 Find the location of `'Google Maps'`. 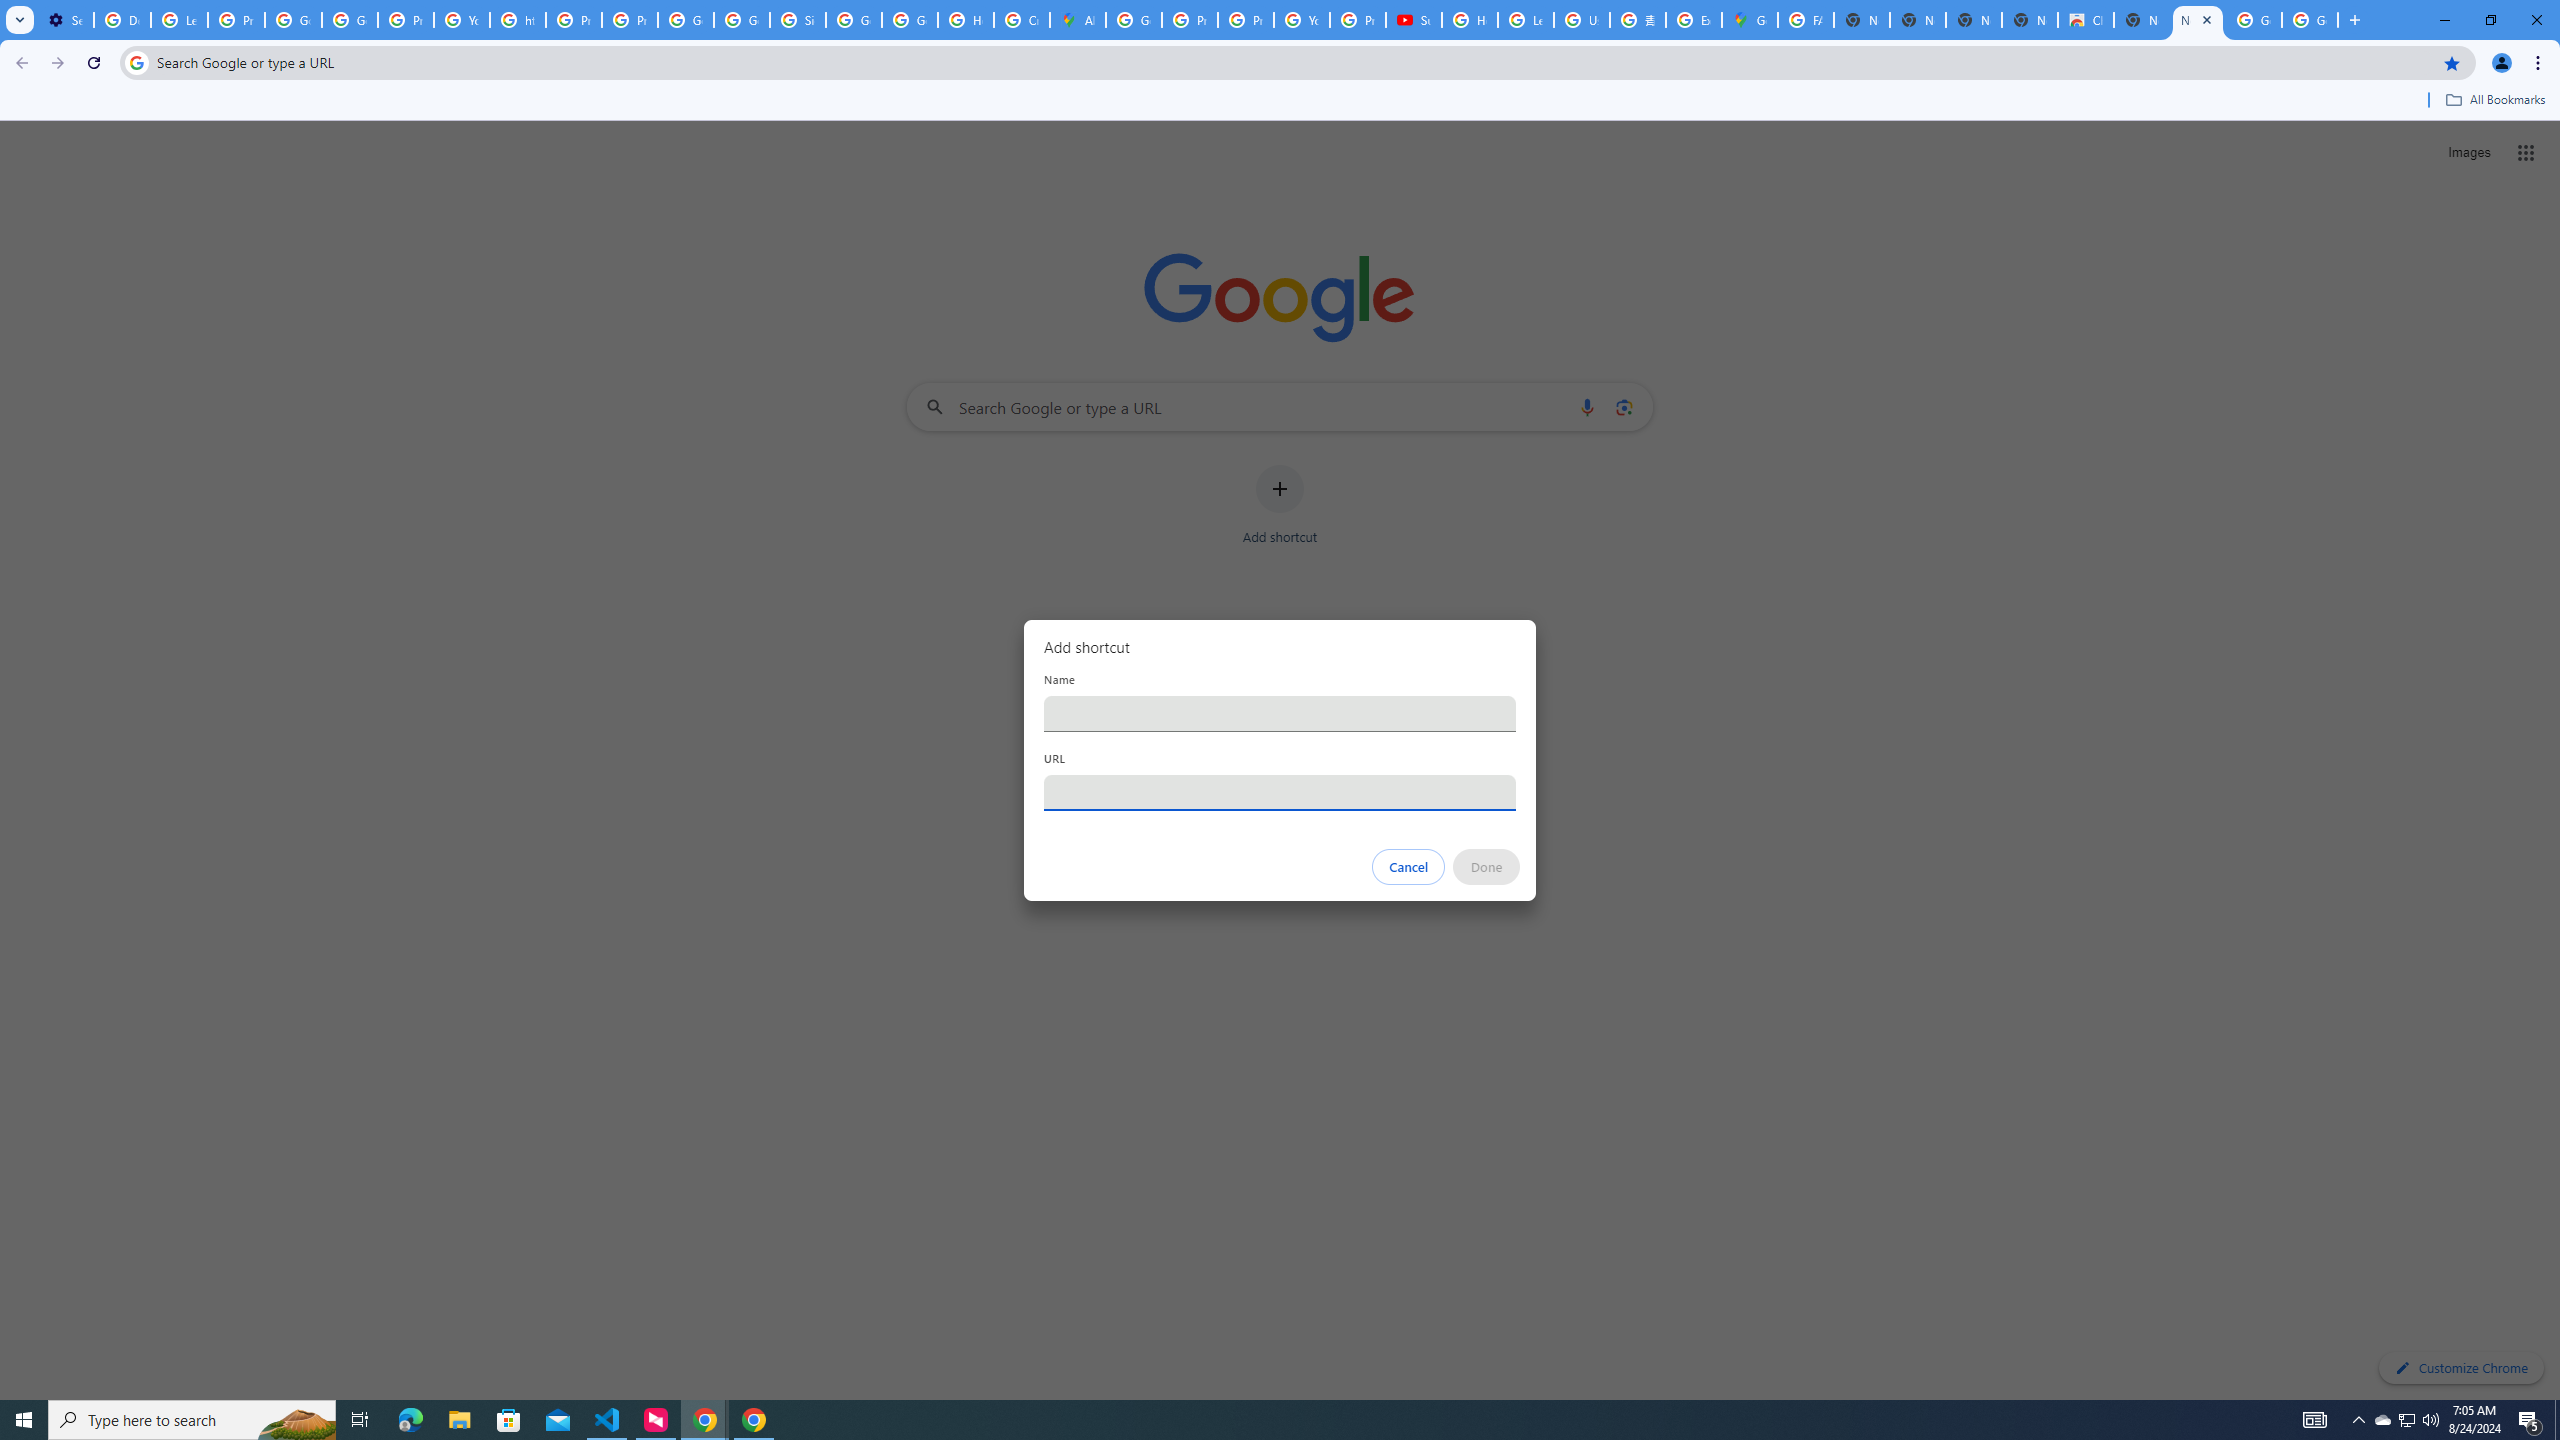

'Google Maps' is located at coordinates (1748, 19).